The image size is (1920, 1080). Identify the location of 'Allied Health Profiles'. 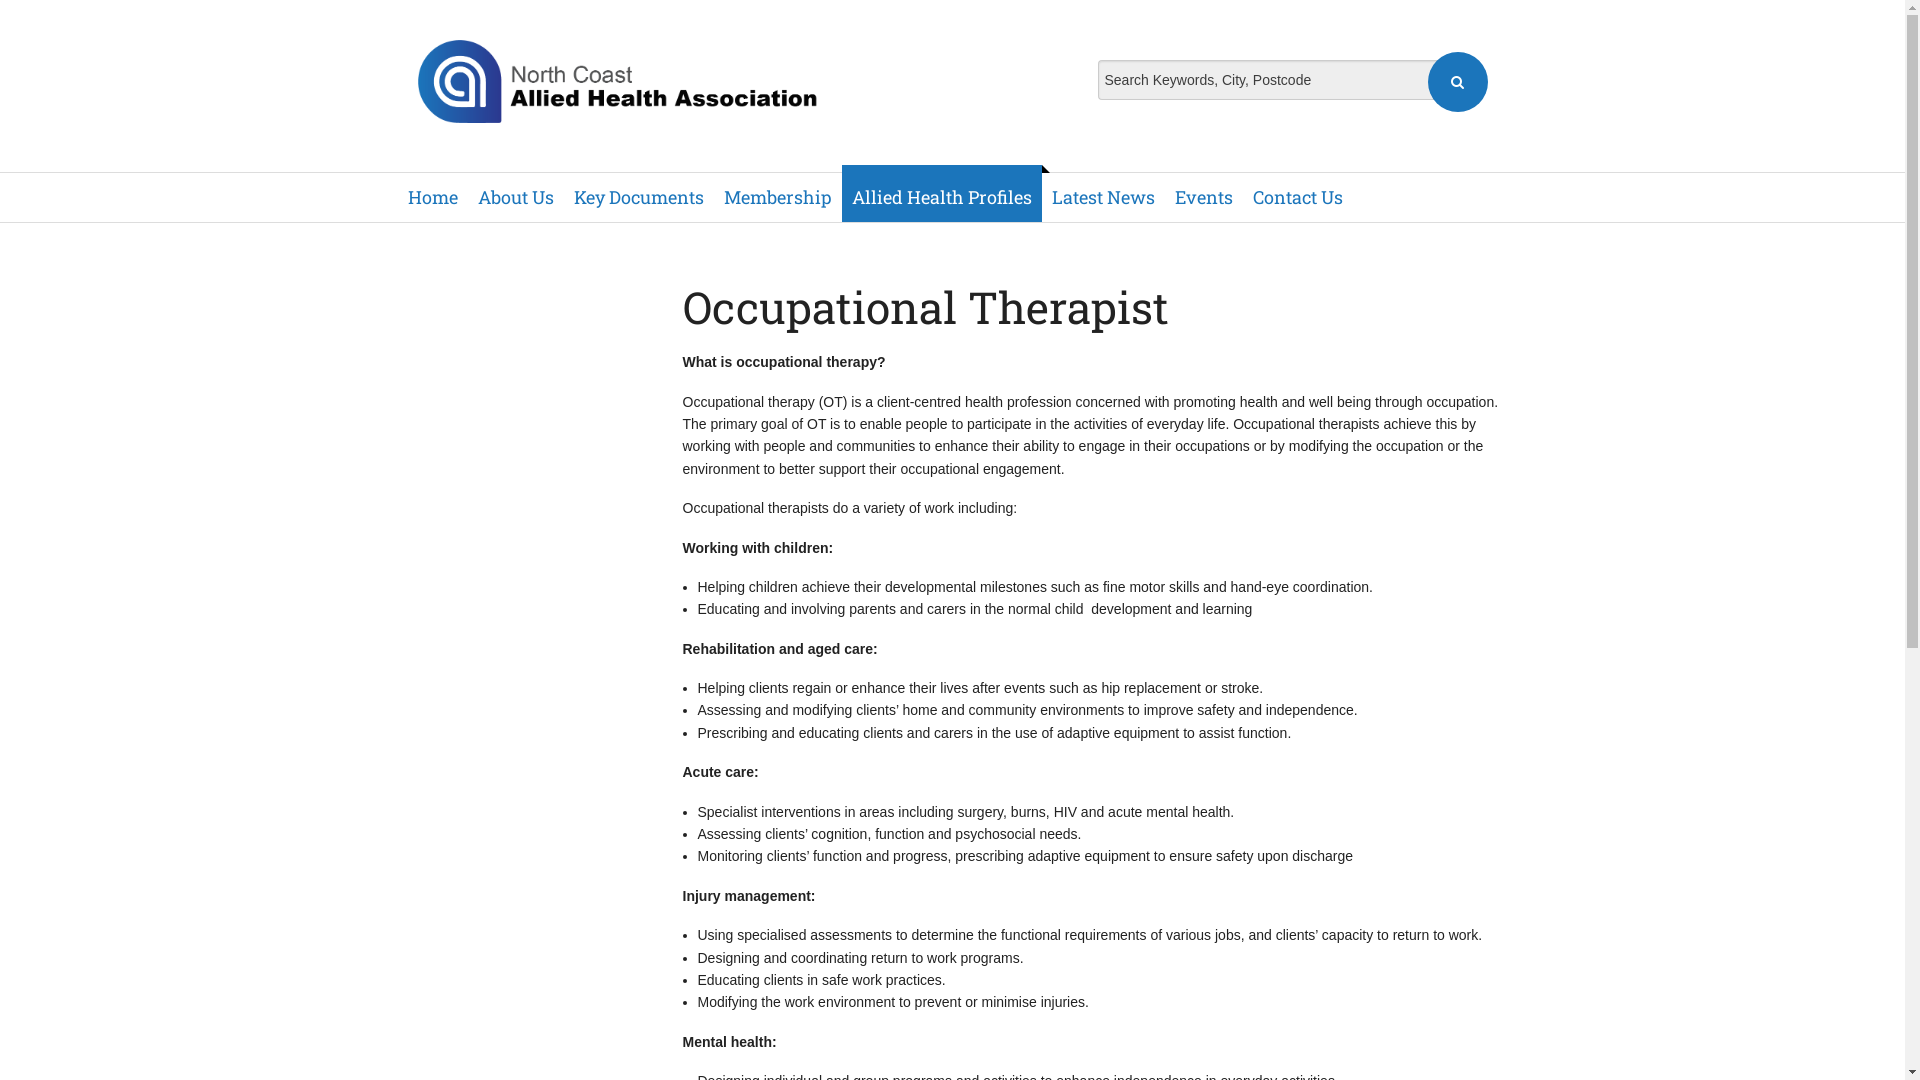
(940, 193).